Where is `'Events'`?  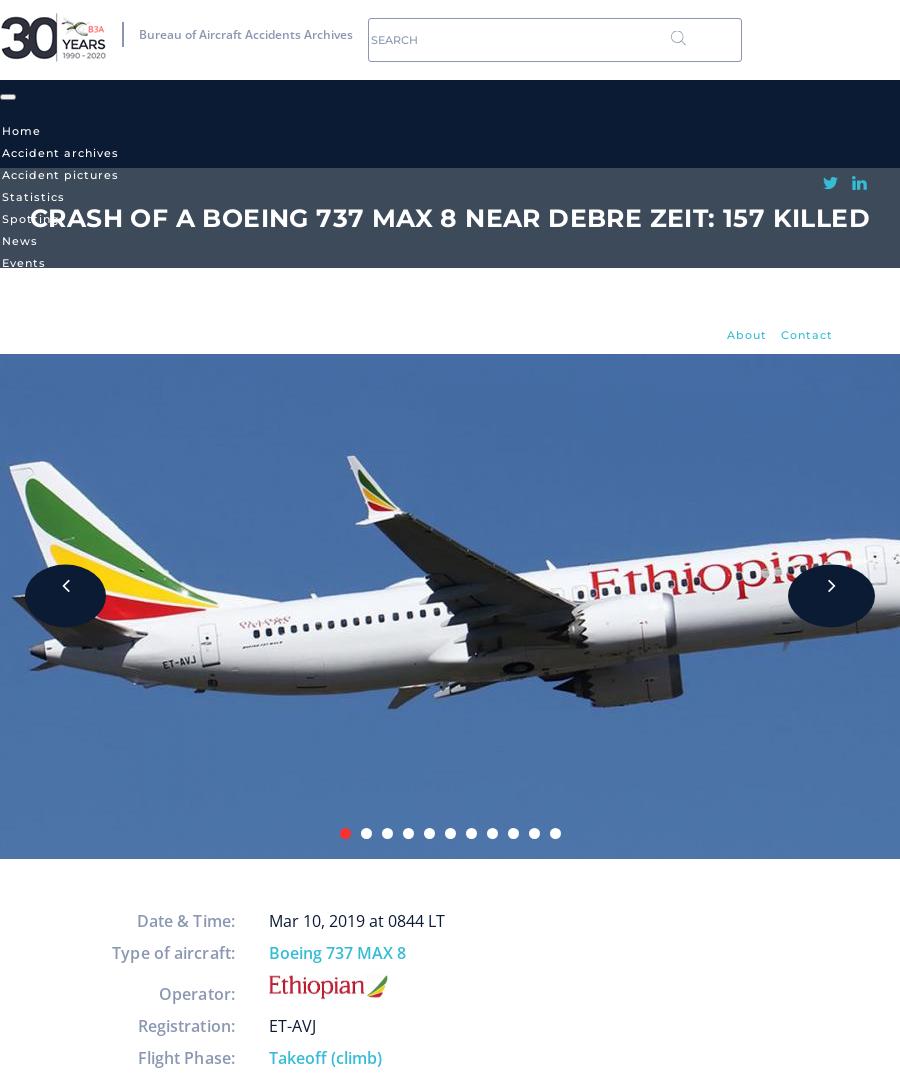 'Events' is located at coordinates (23, 261).